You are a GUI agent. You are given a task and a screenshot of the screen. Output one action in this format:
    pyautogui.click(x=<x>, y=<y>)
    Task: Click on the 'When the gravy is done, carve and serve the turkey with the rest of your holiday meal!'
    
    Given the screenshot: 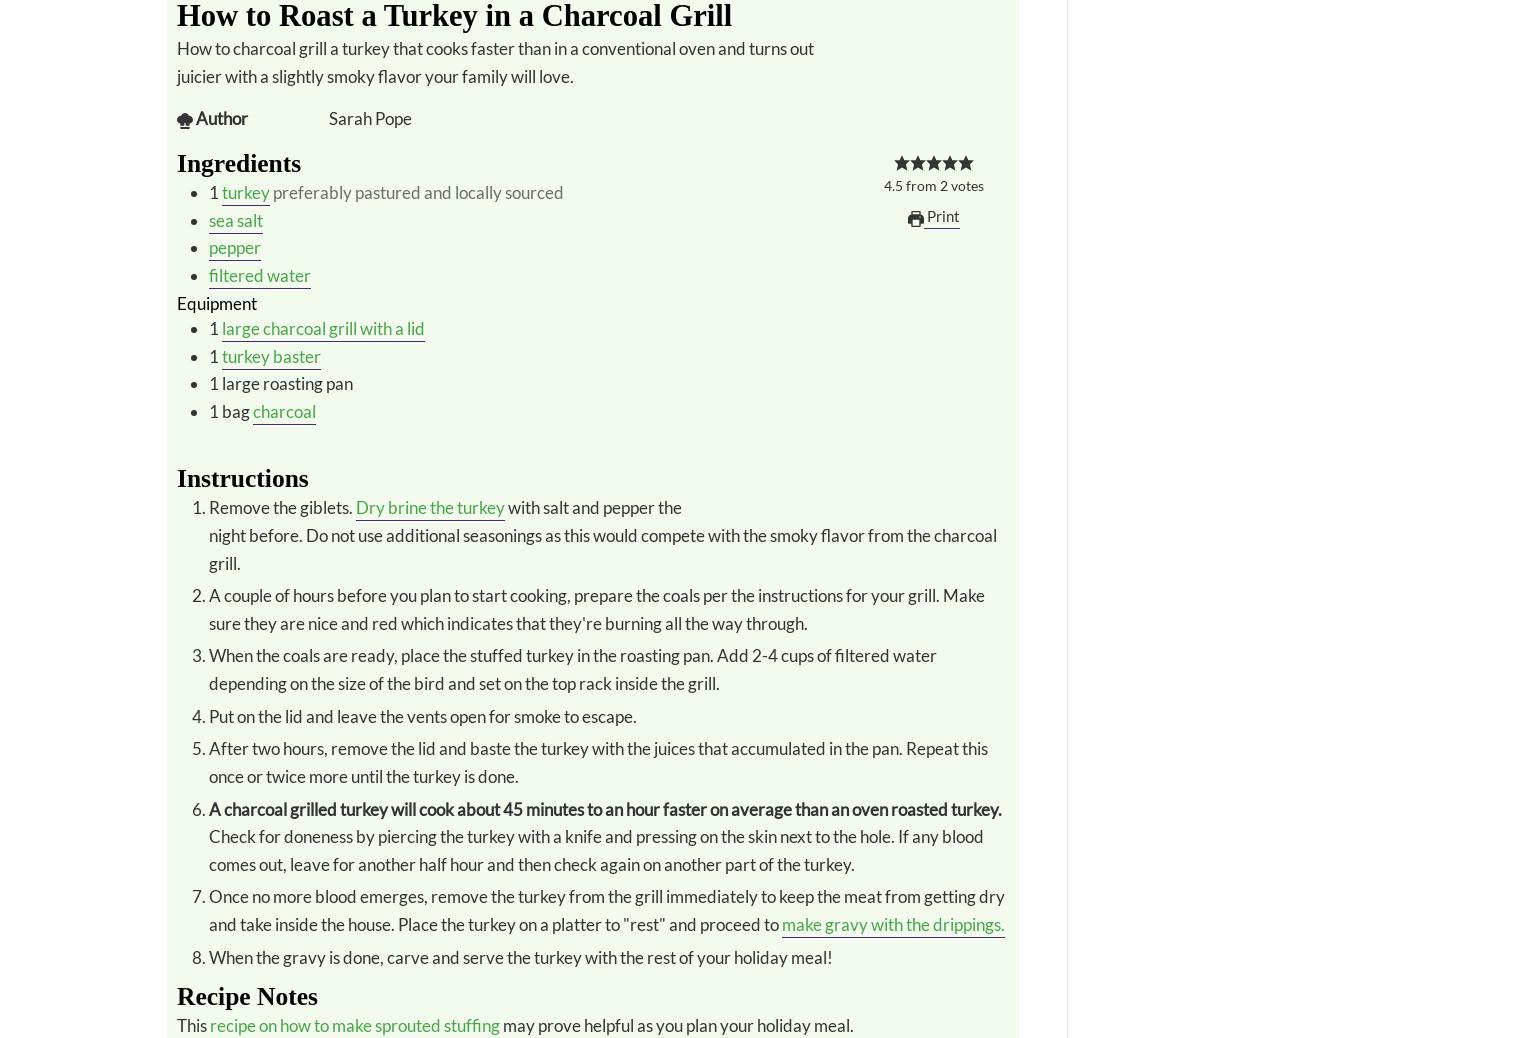 What is the action you would take?
    pyautogui.click(x=520, y=956)
    